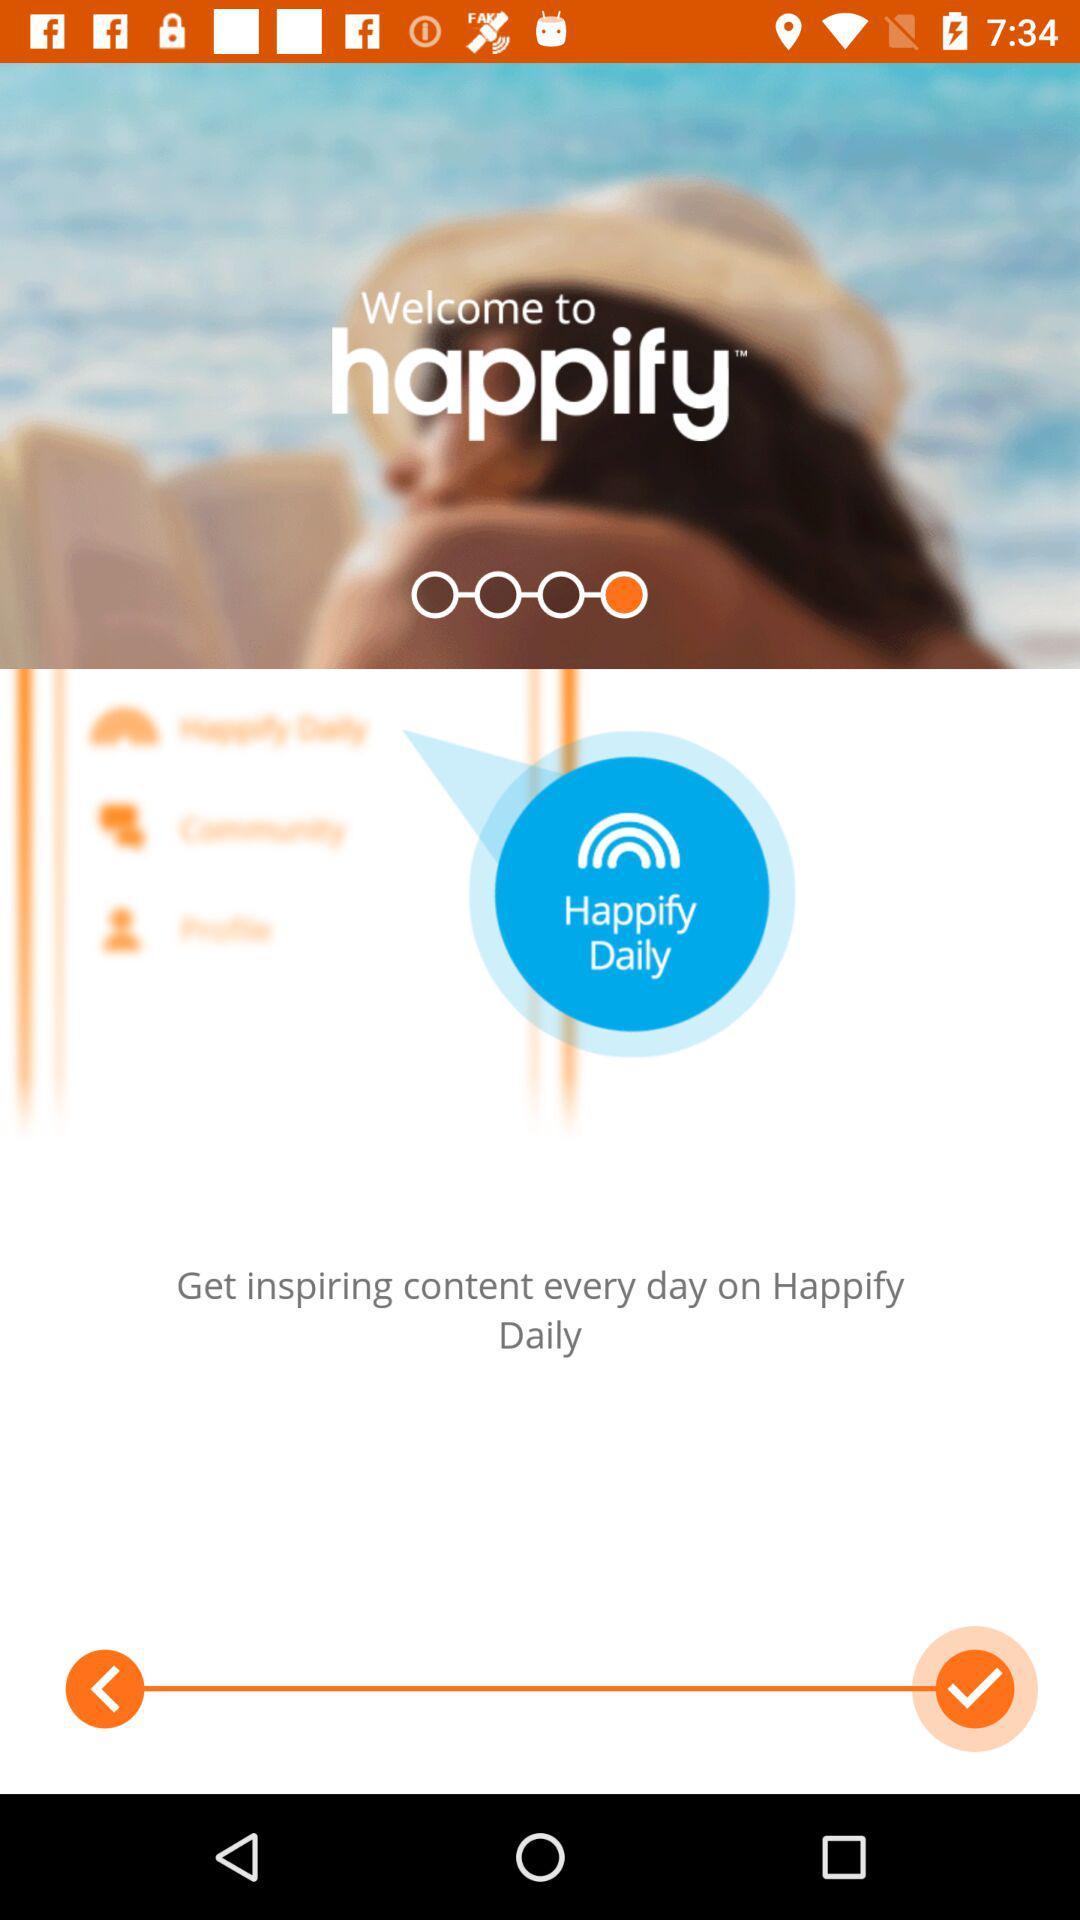 This screenshot has width=1080, height=1920. Describe the element at coordinates (974, 1688) in the screenshot. I see `mark task completed` at that location.